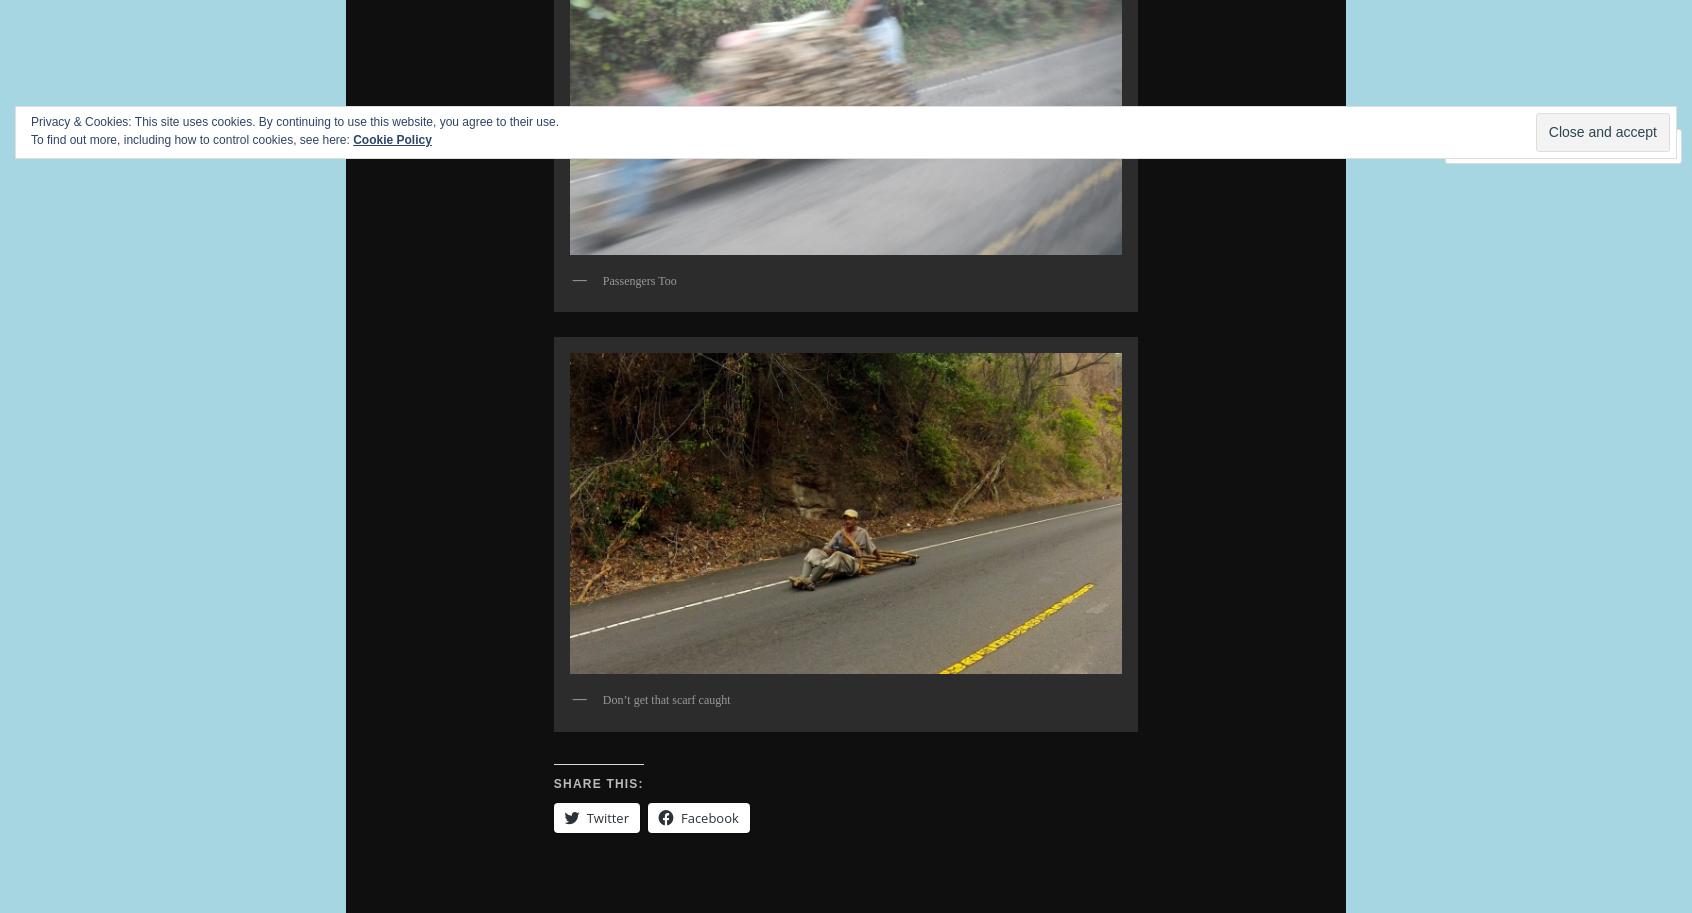  Describe the element at coordinates (707, 816) in the screenshot. I see `'Facebook'` at that location.